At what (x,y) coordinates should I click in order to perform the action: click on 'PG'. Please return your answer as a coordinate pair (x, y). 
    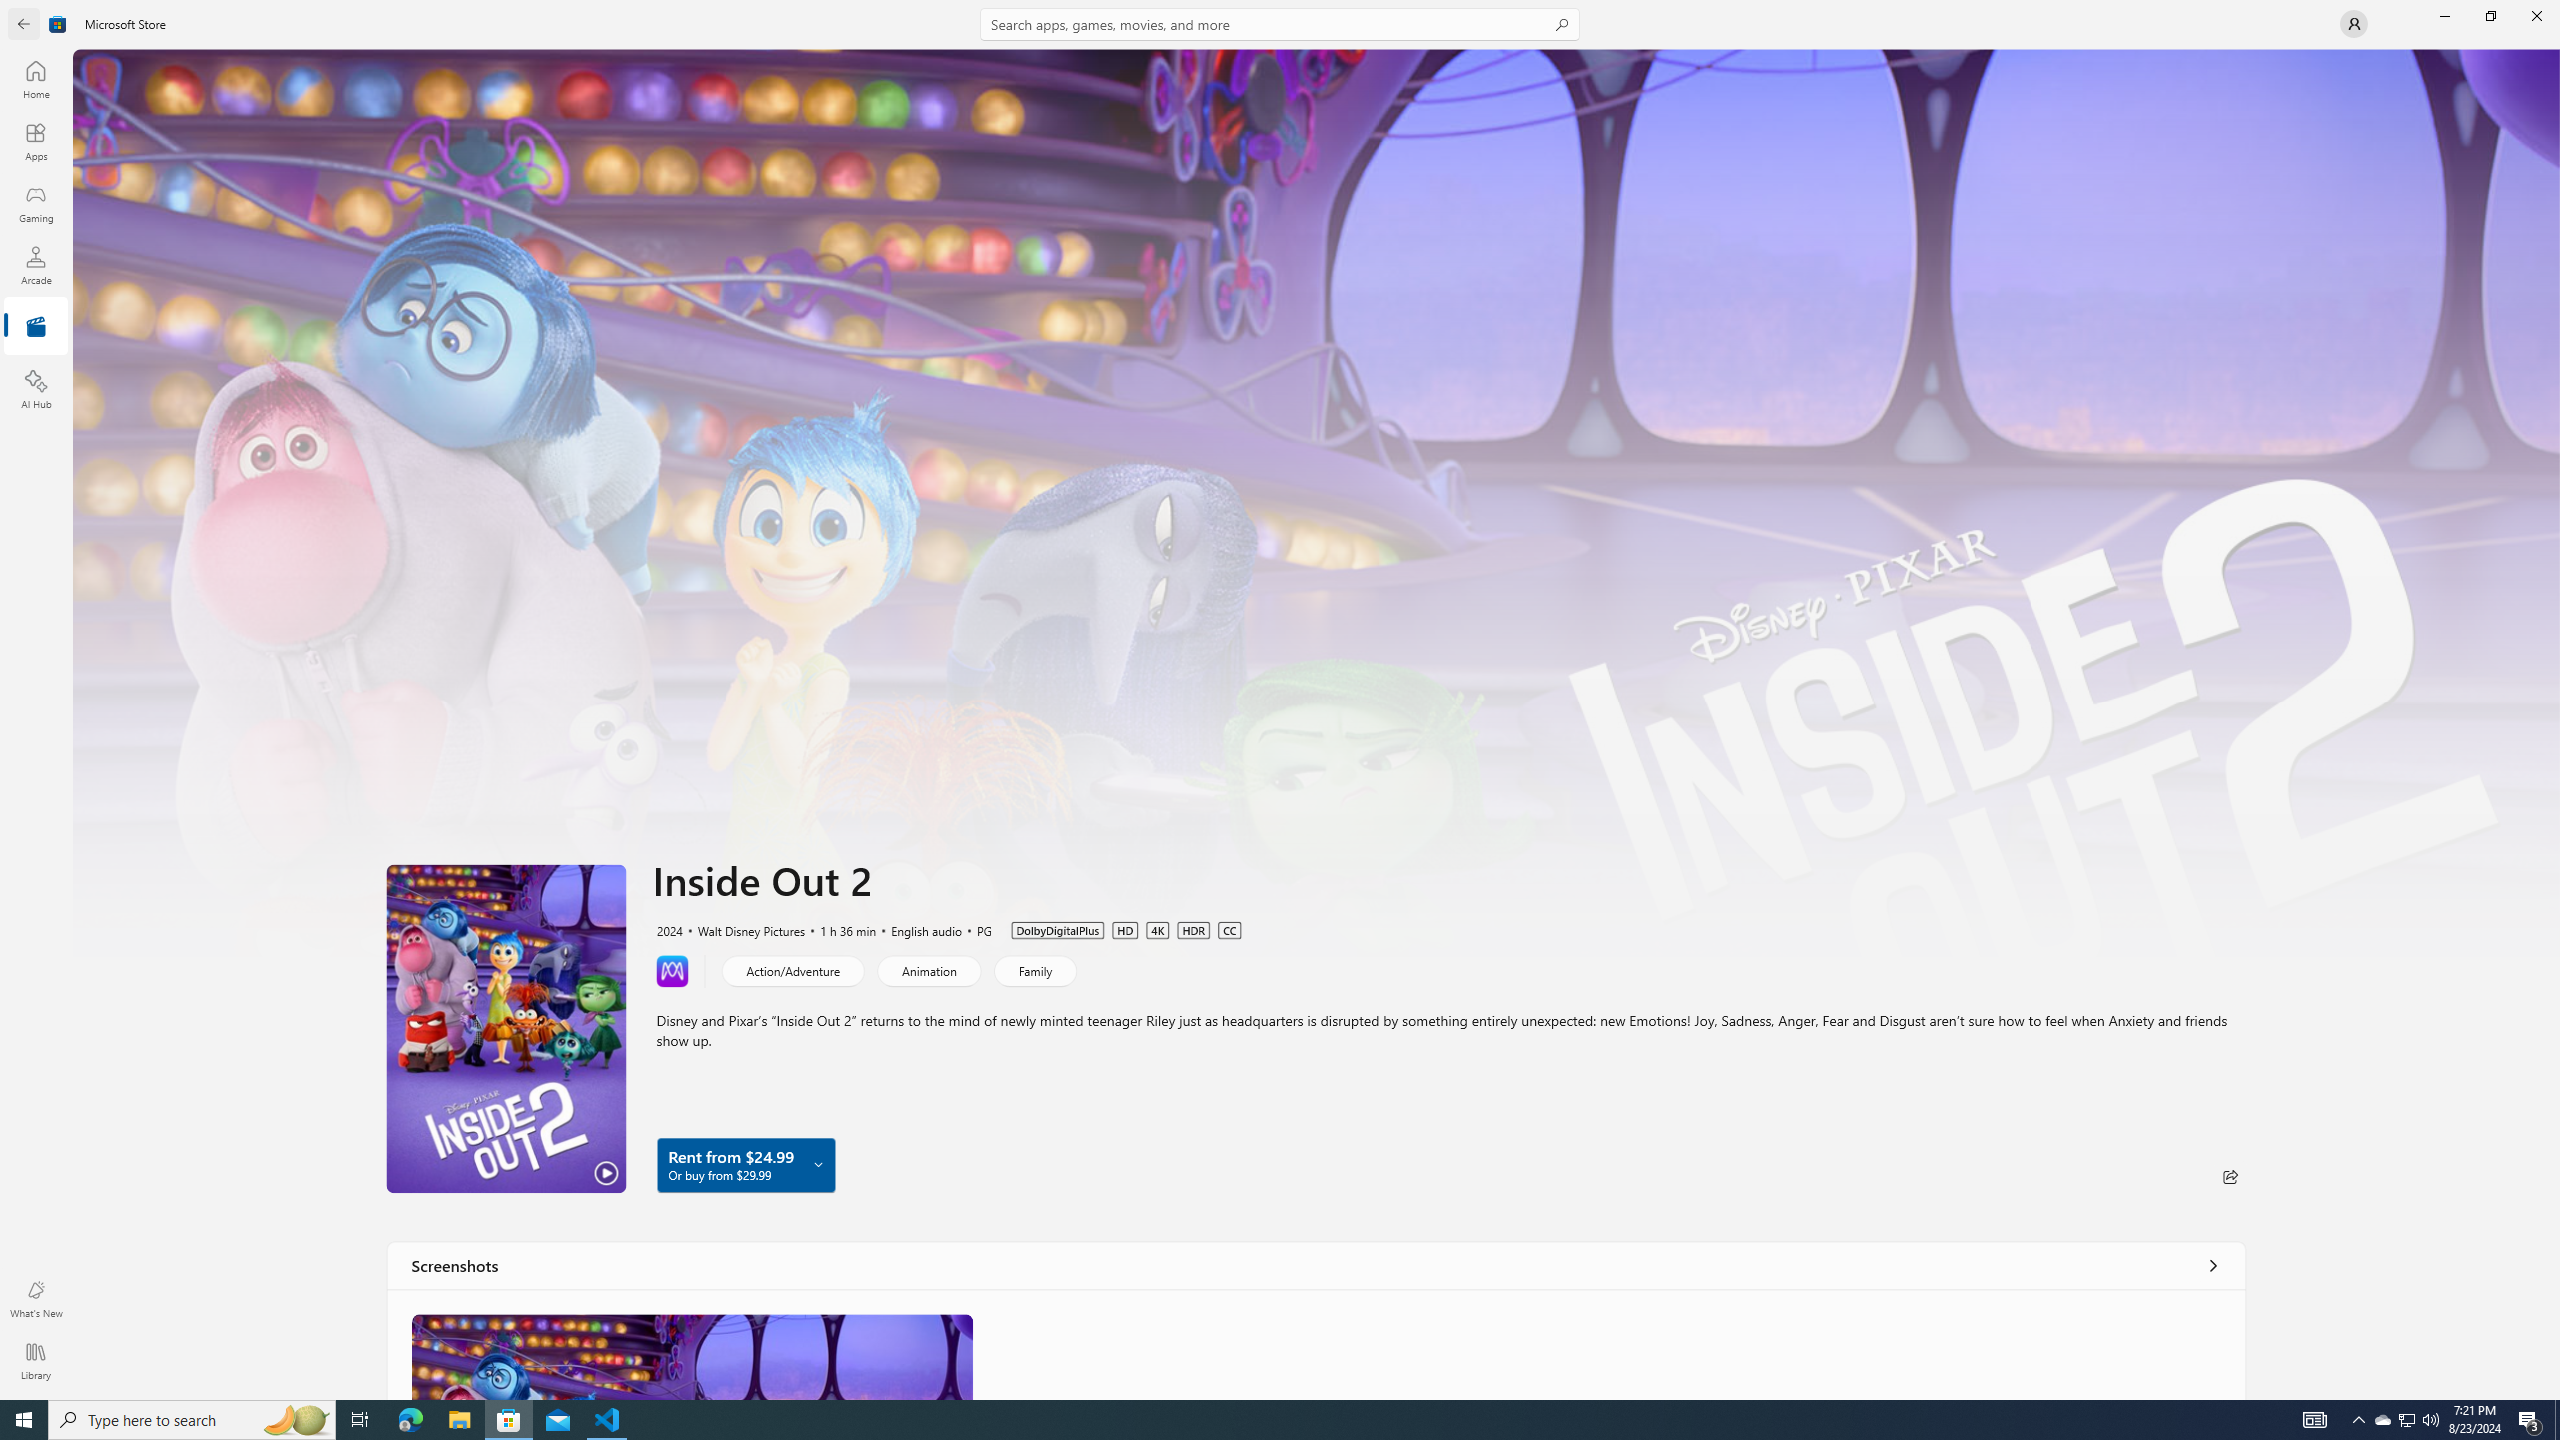
    Looking at the image, I should click on (974, 928).